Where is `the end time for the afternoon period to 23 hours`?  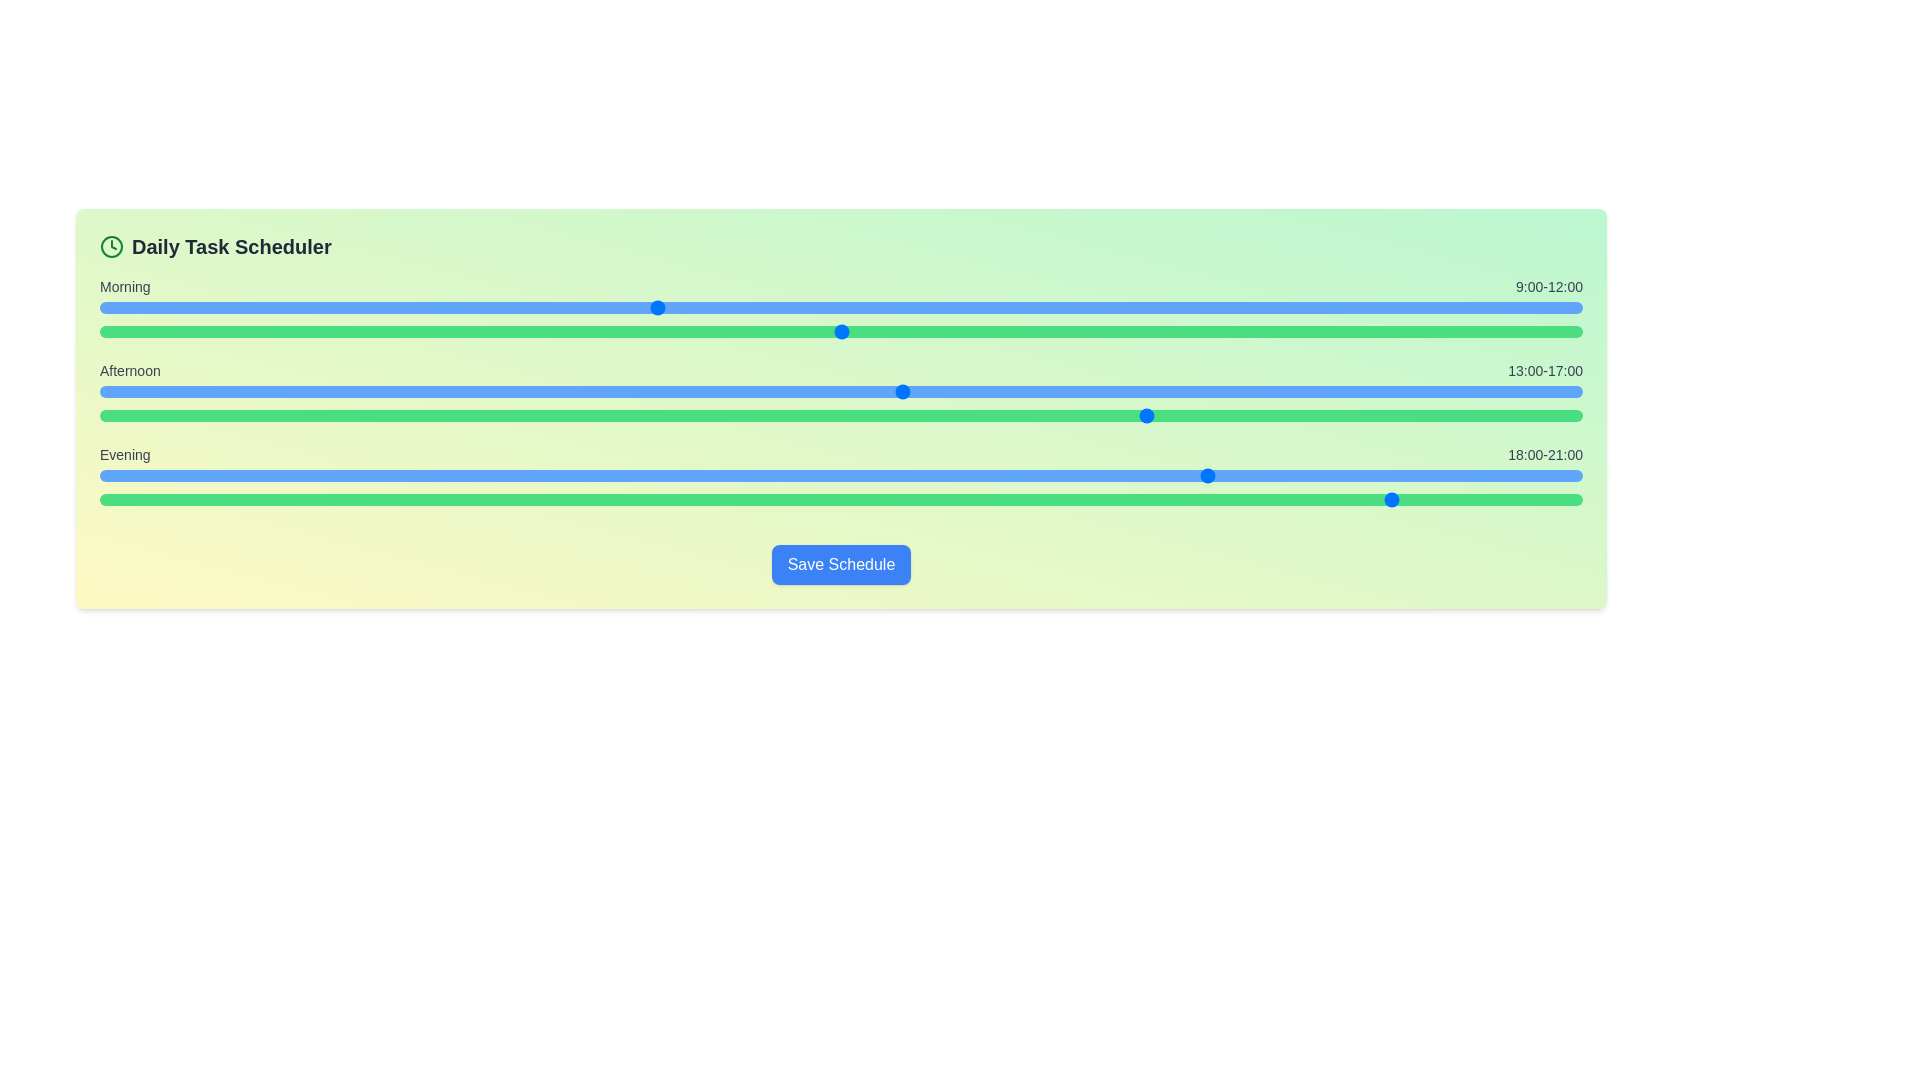 the end time for the afternoon period to 23 hours is located at coordinates (1448, 415).